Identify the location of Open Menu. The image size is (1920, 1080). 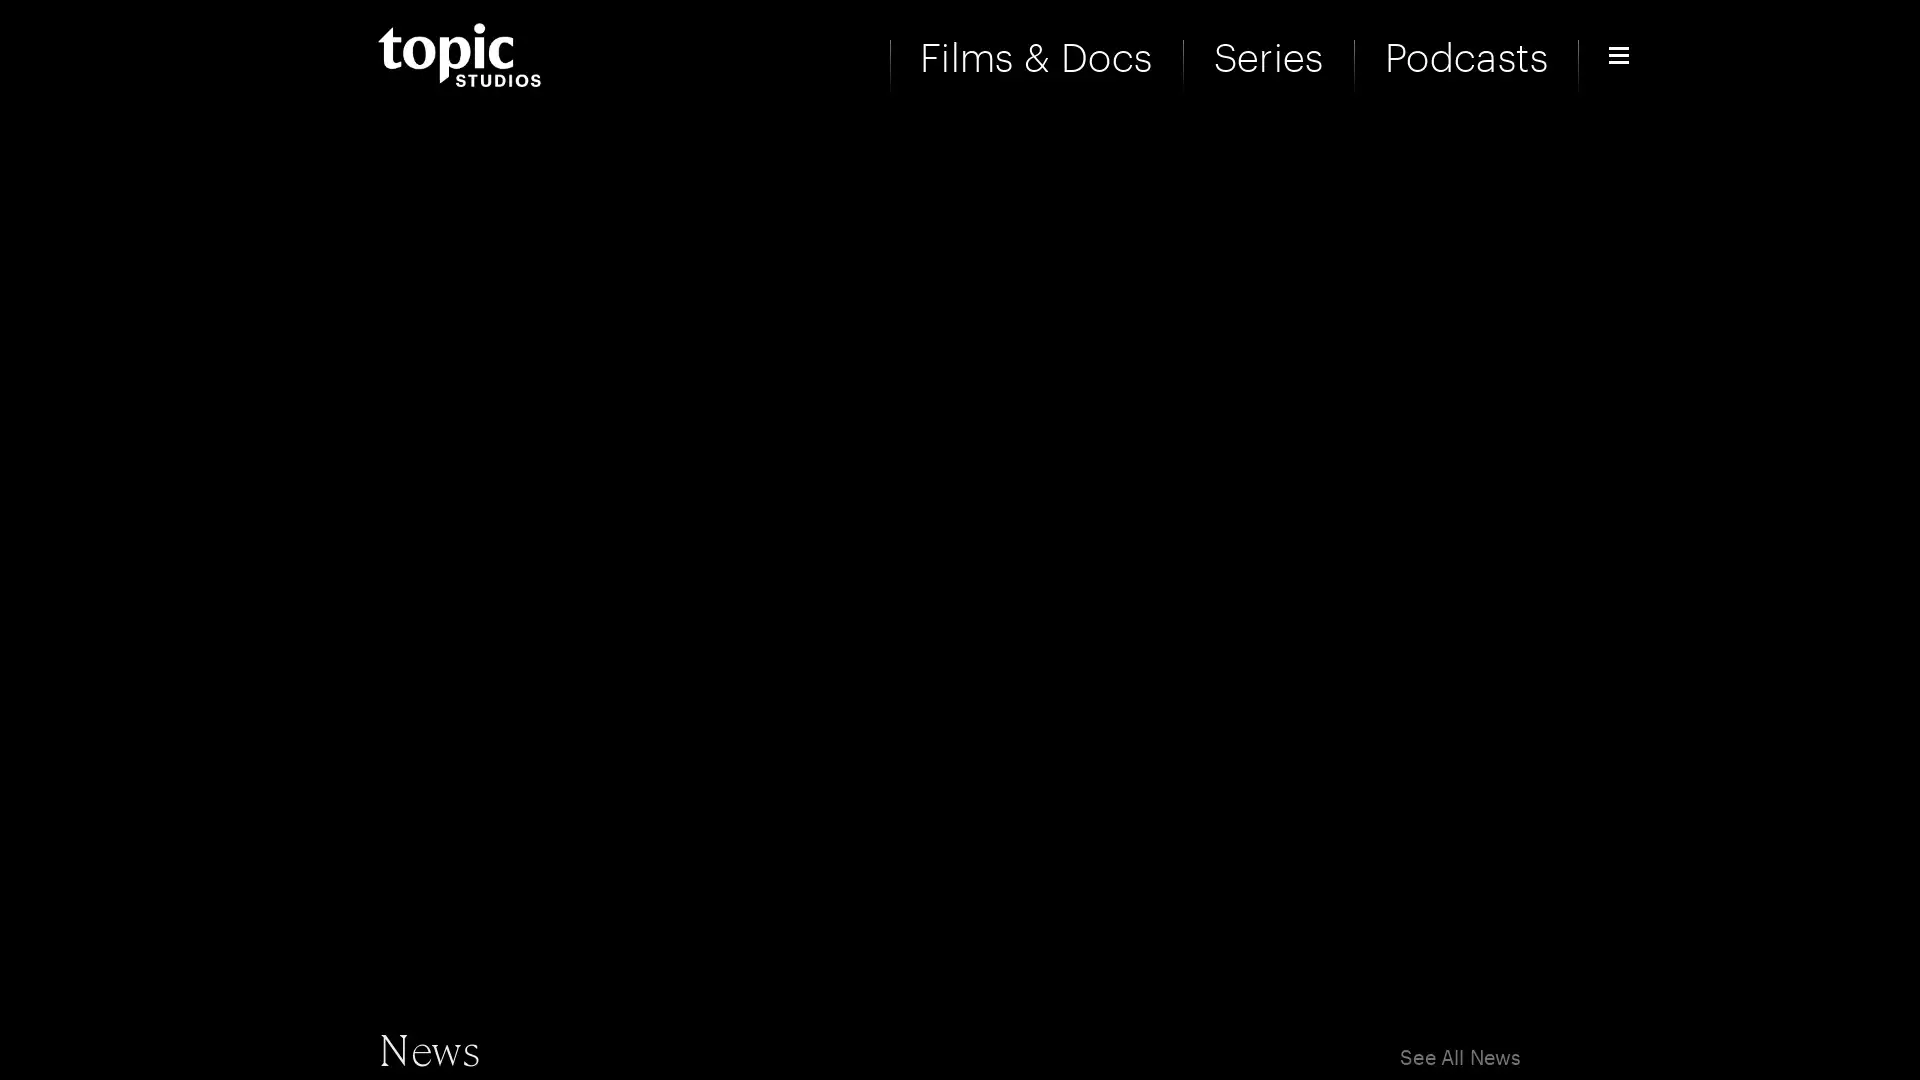
(1618, 56).